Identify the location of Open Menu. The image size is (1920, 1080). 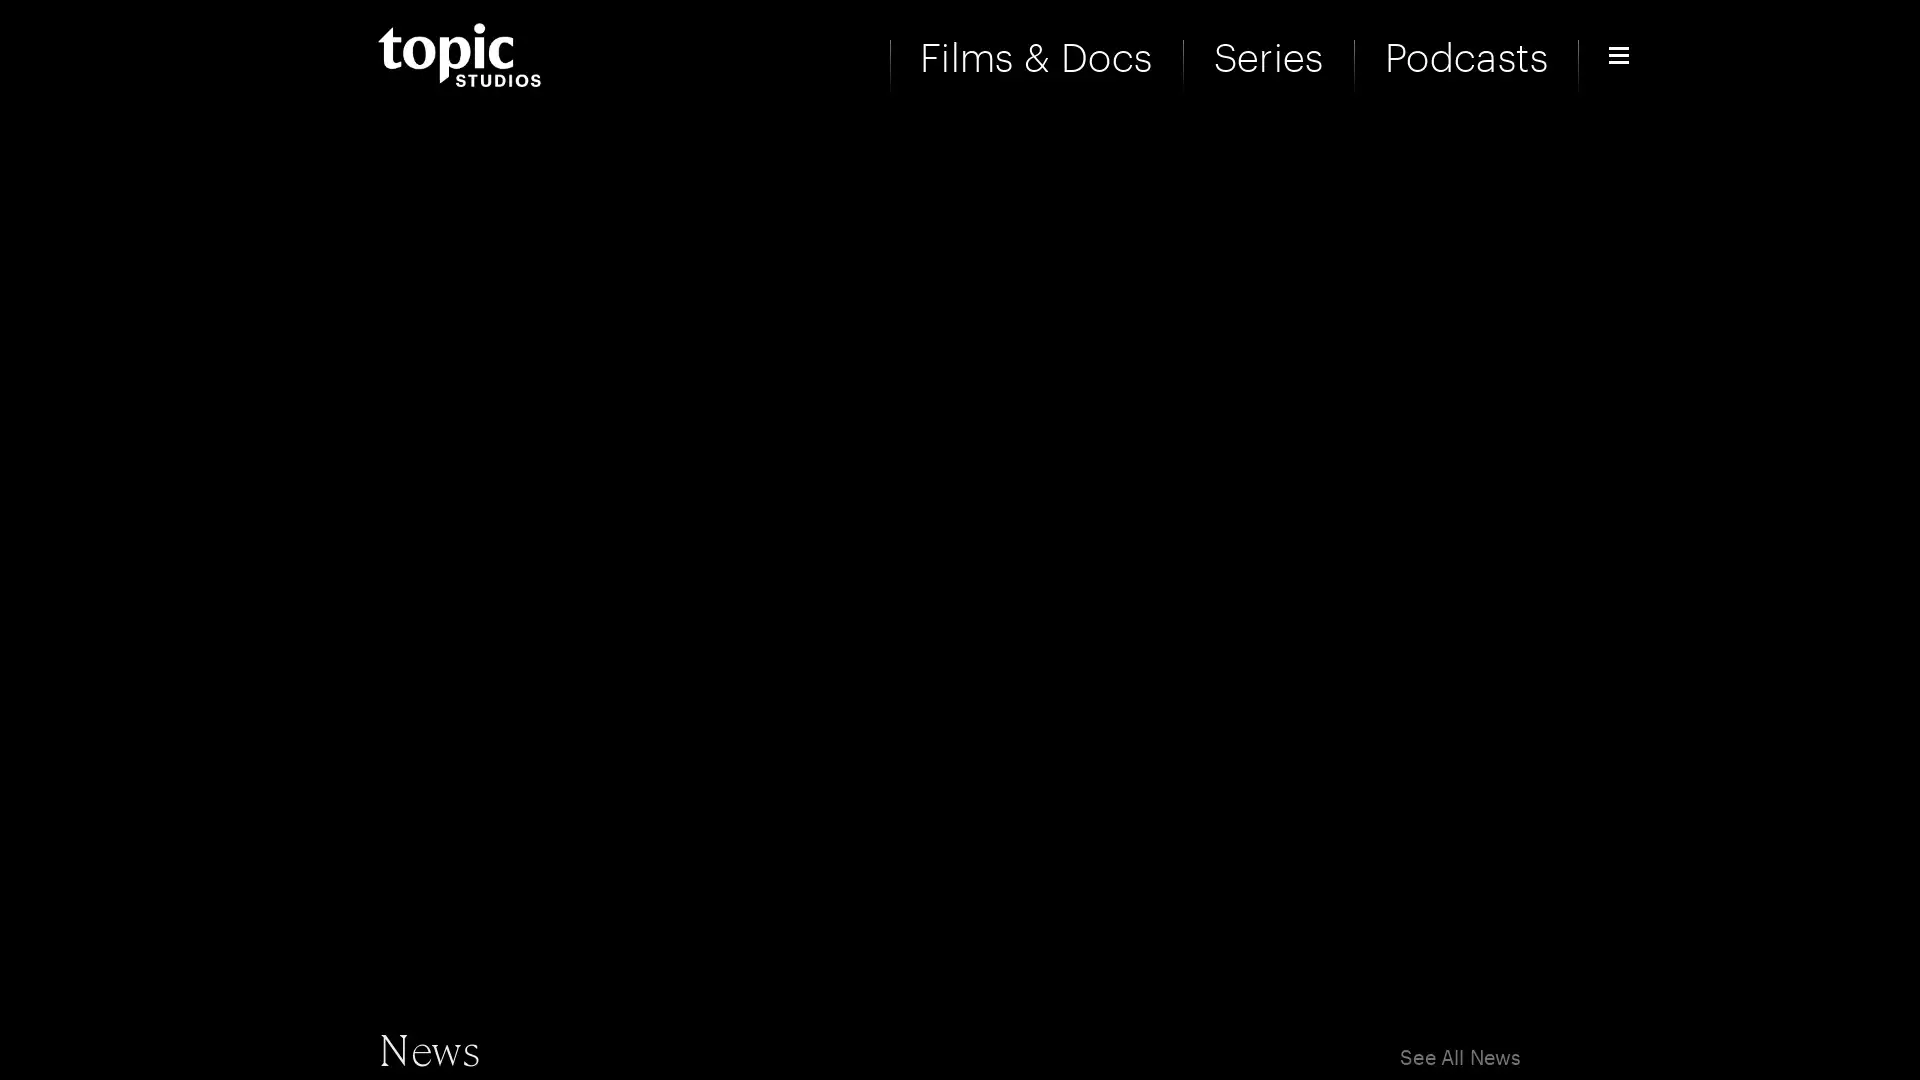
(1618, 56).